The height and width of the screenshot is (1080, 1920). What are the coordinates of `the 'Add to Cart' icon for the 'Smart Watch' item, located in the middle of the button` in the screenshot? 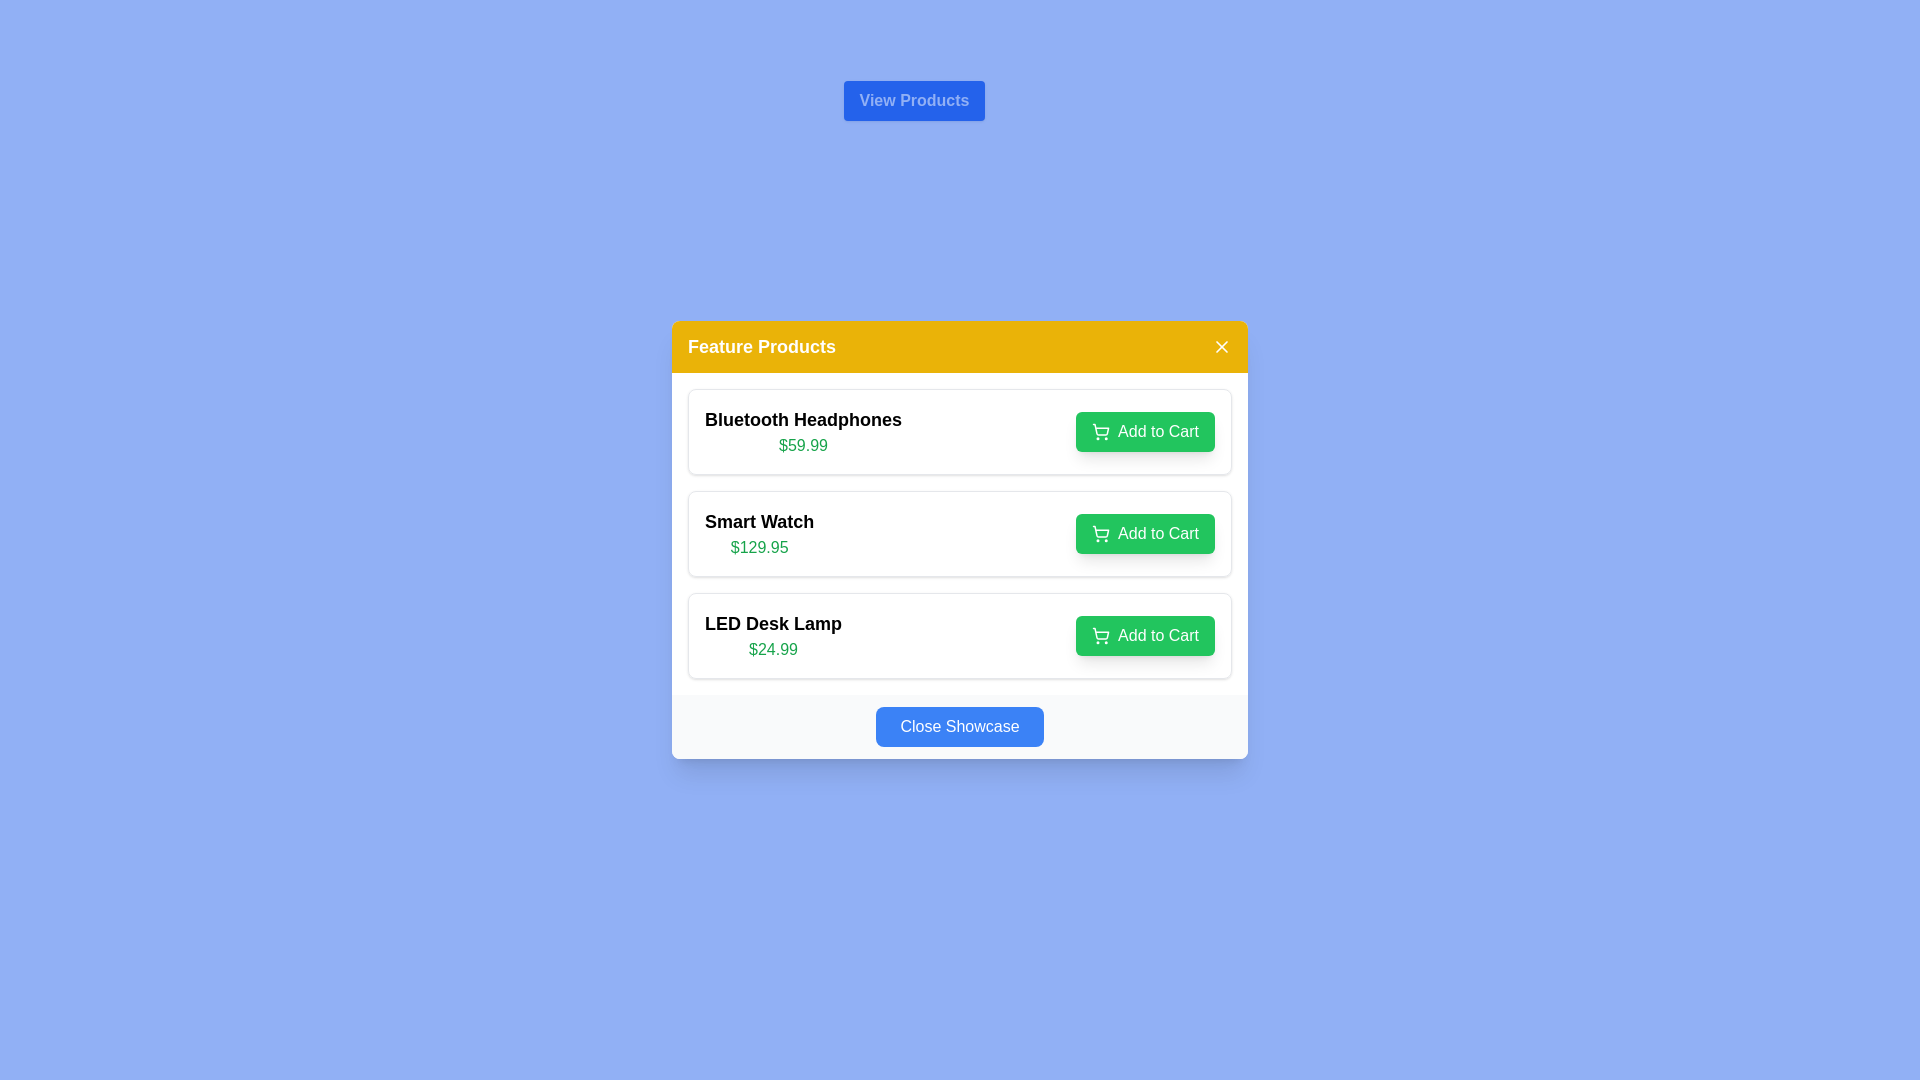 It's located at (1100, 532).